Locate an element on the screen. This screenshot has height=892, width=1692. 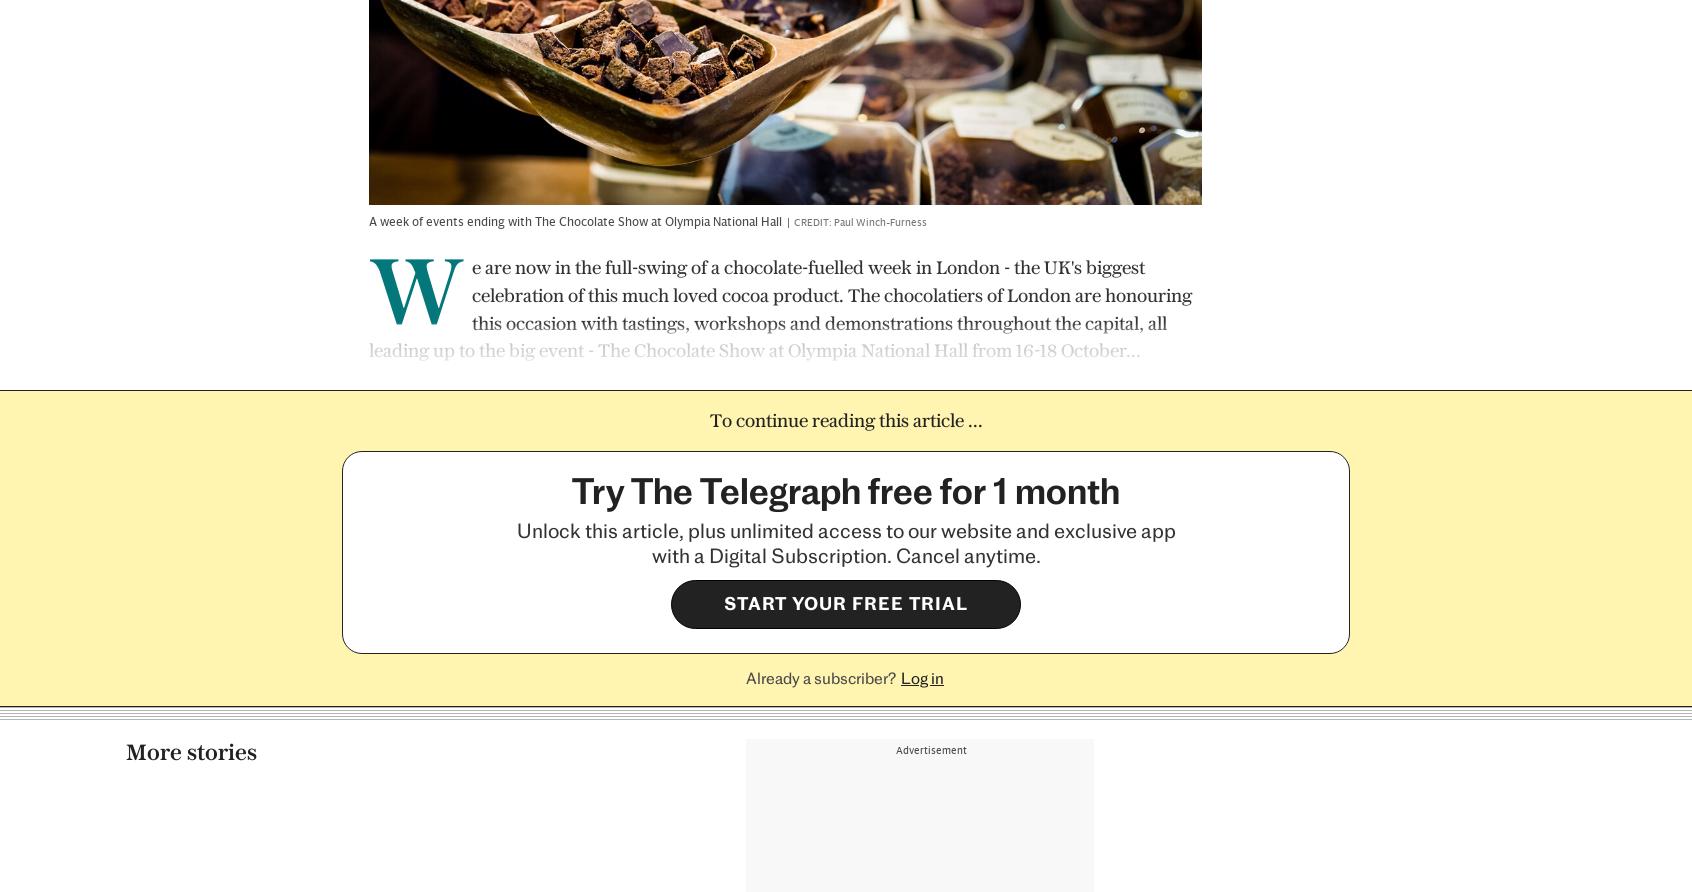
'28 Oct 2023, 10:20am' is located at coordinates (1156, 739).